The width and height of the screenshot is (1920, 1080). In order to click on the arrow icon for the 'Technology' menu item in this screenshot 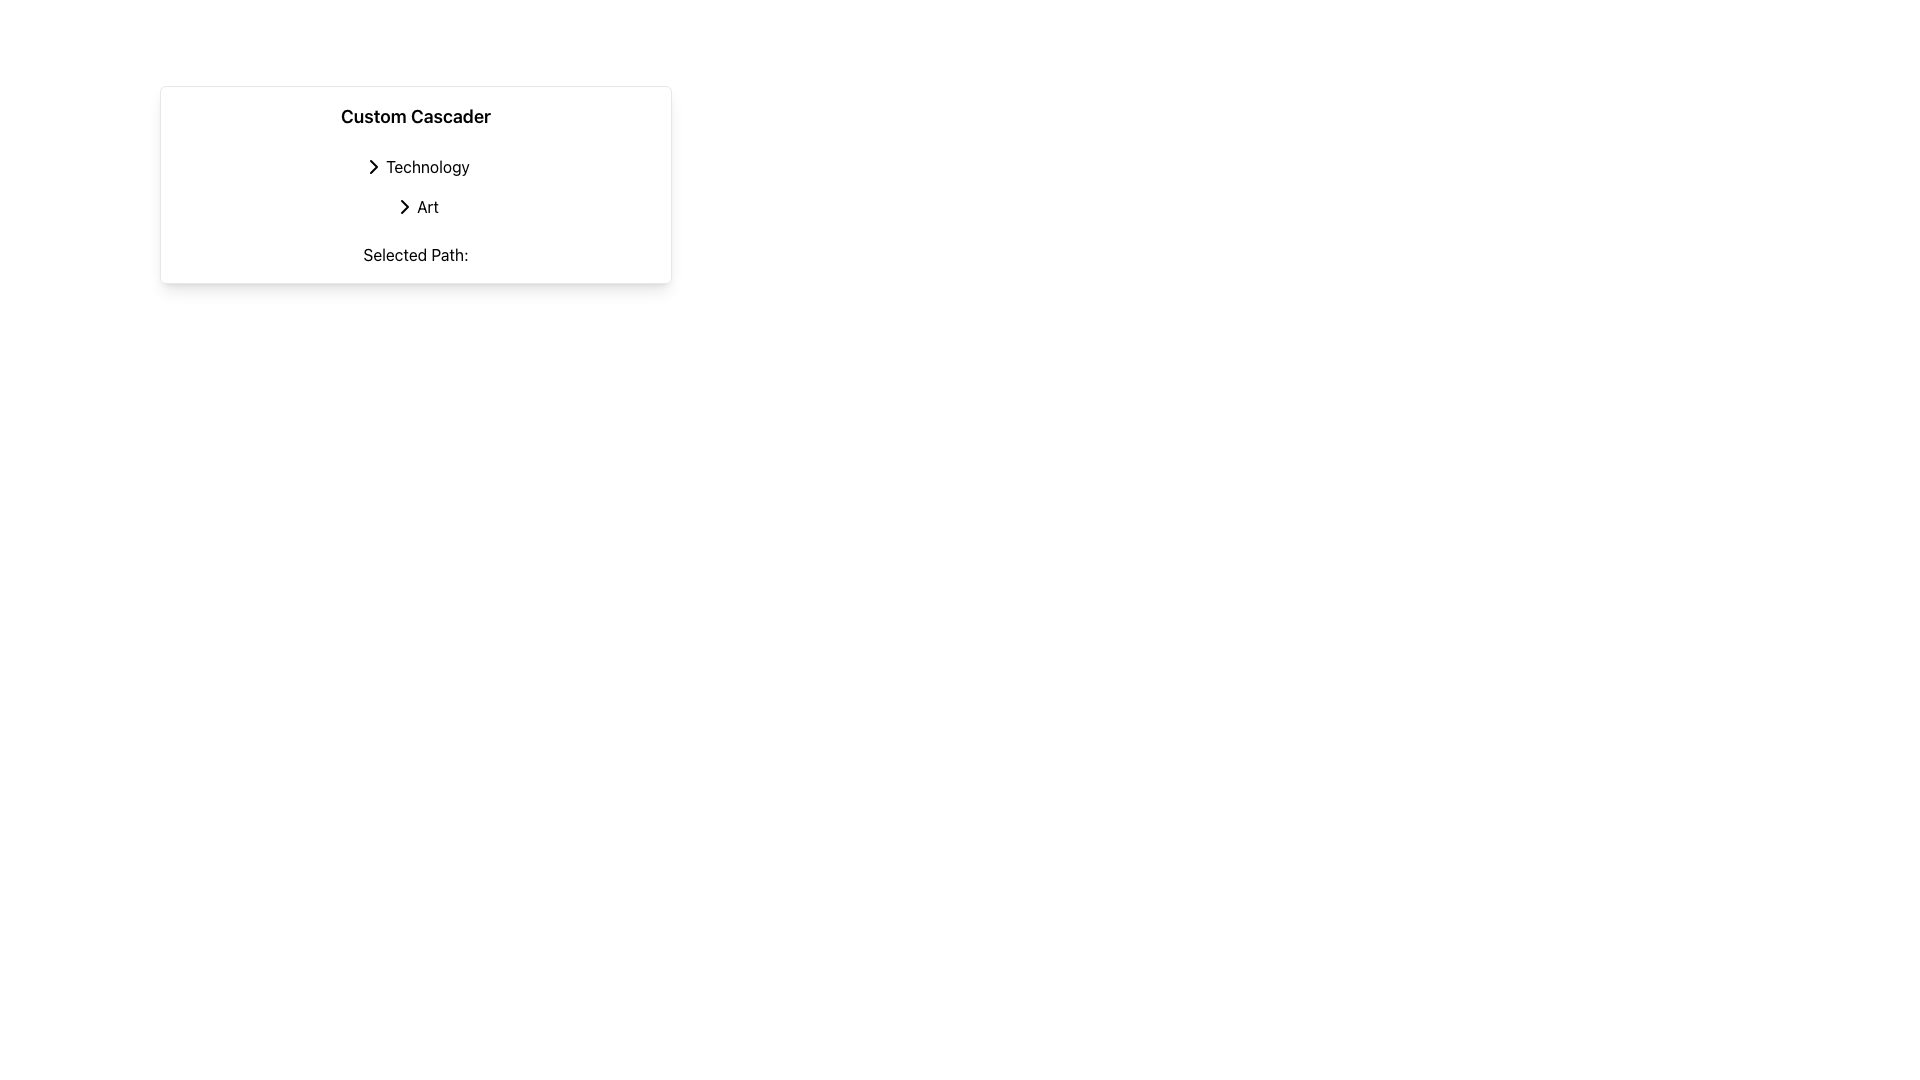, I will do `click(415, 165)`.